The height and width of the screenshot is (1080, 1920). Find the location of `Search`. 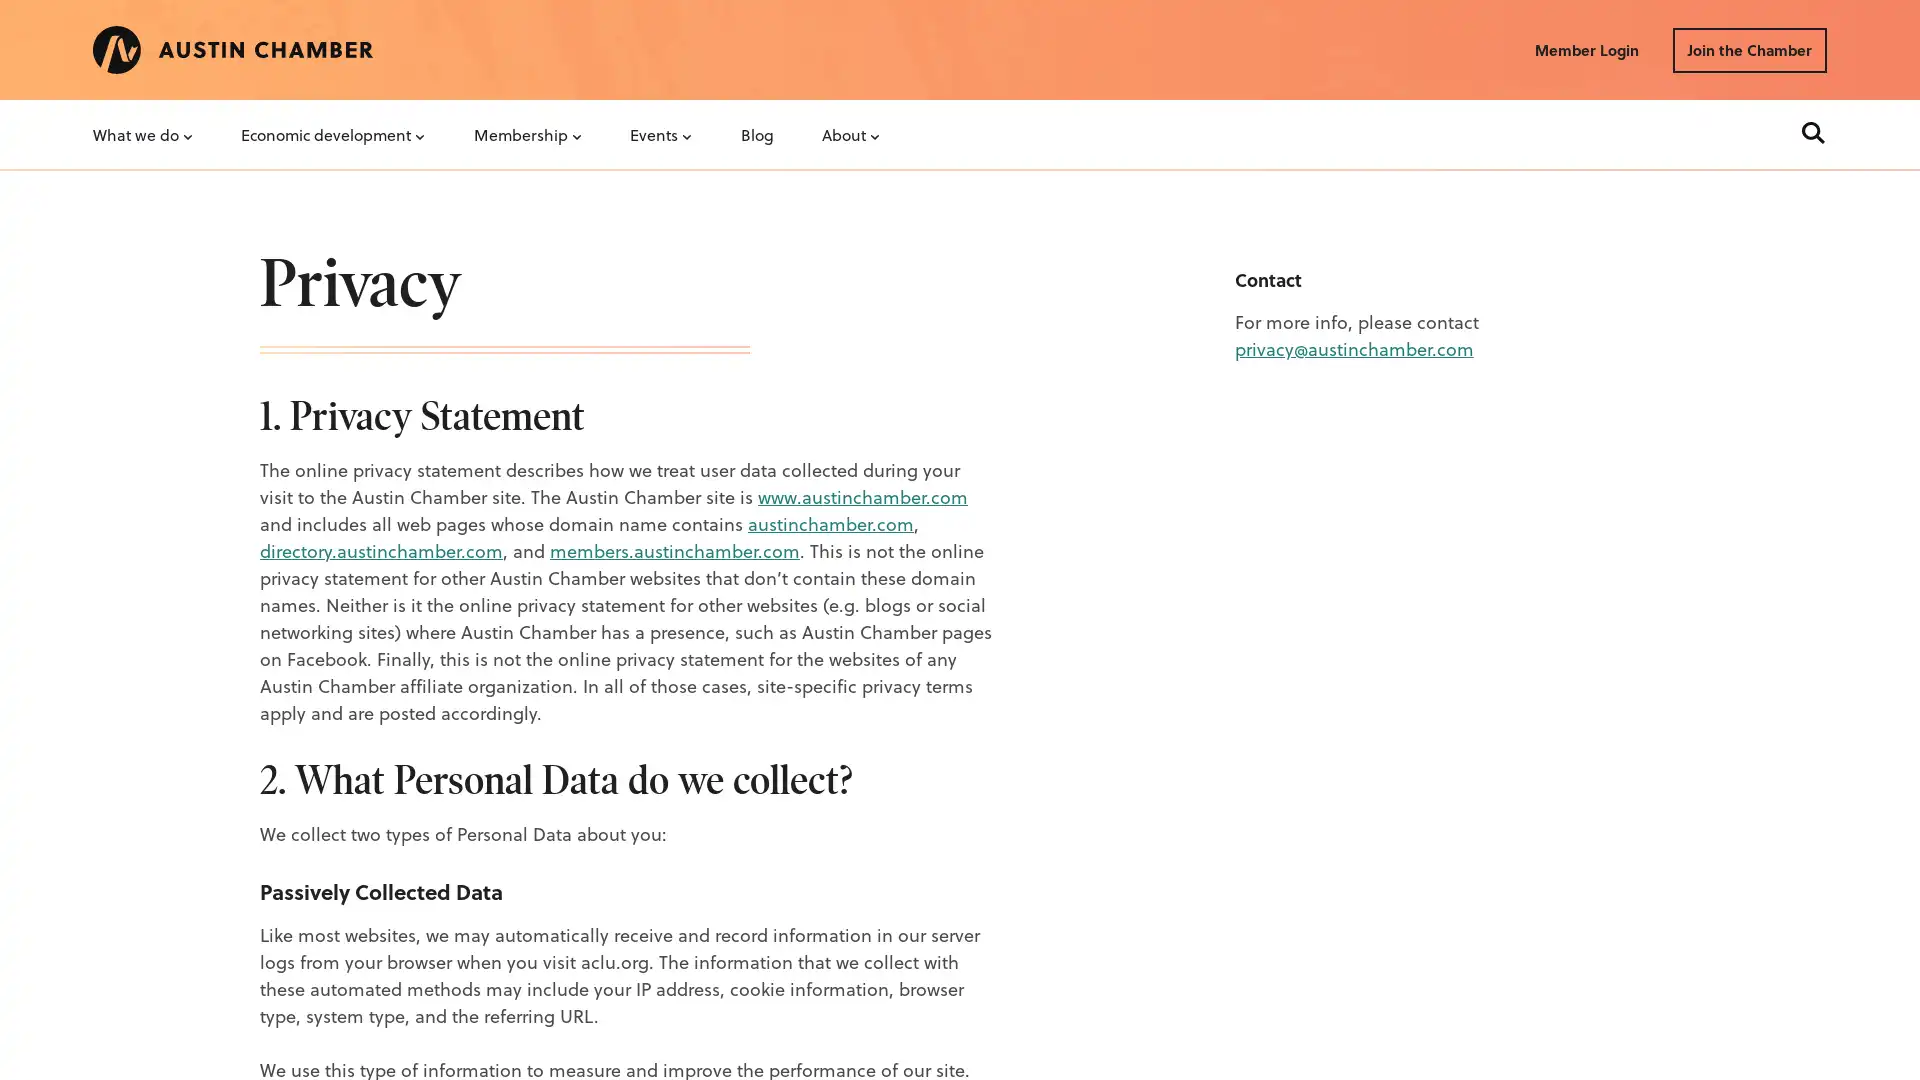

Search is located at coordinates (1813, 134).